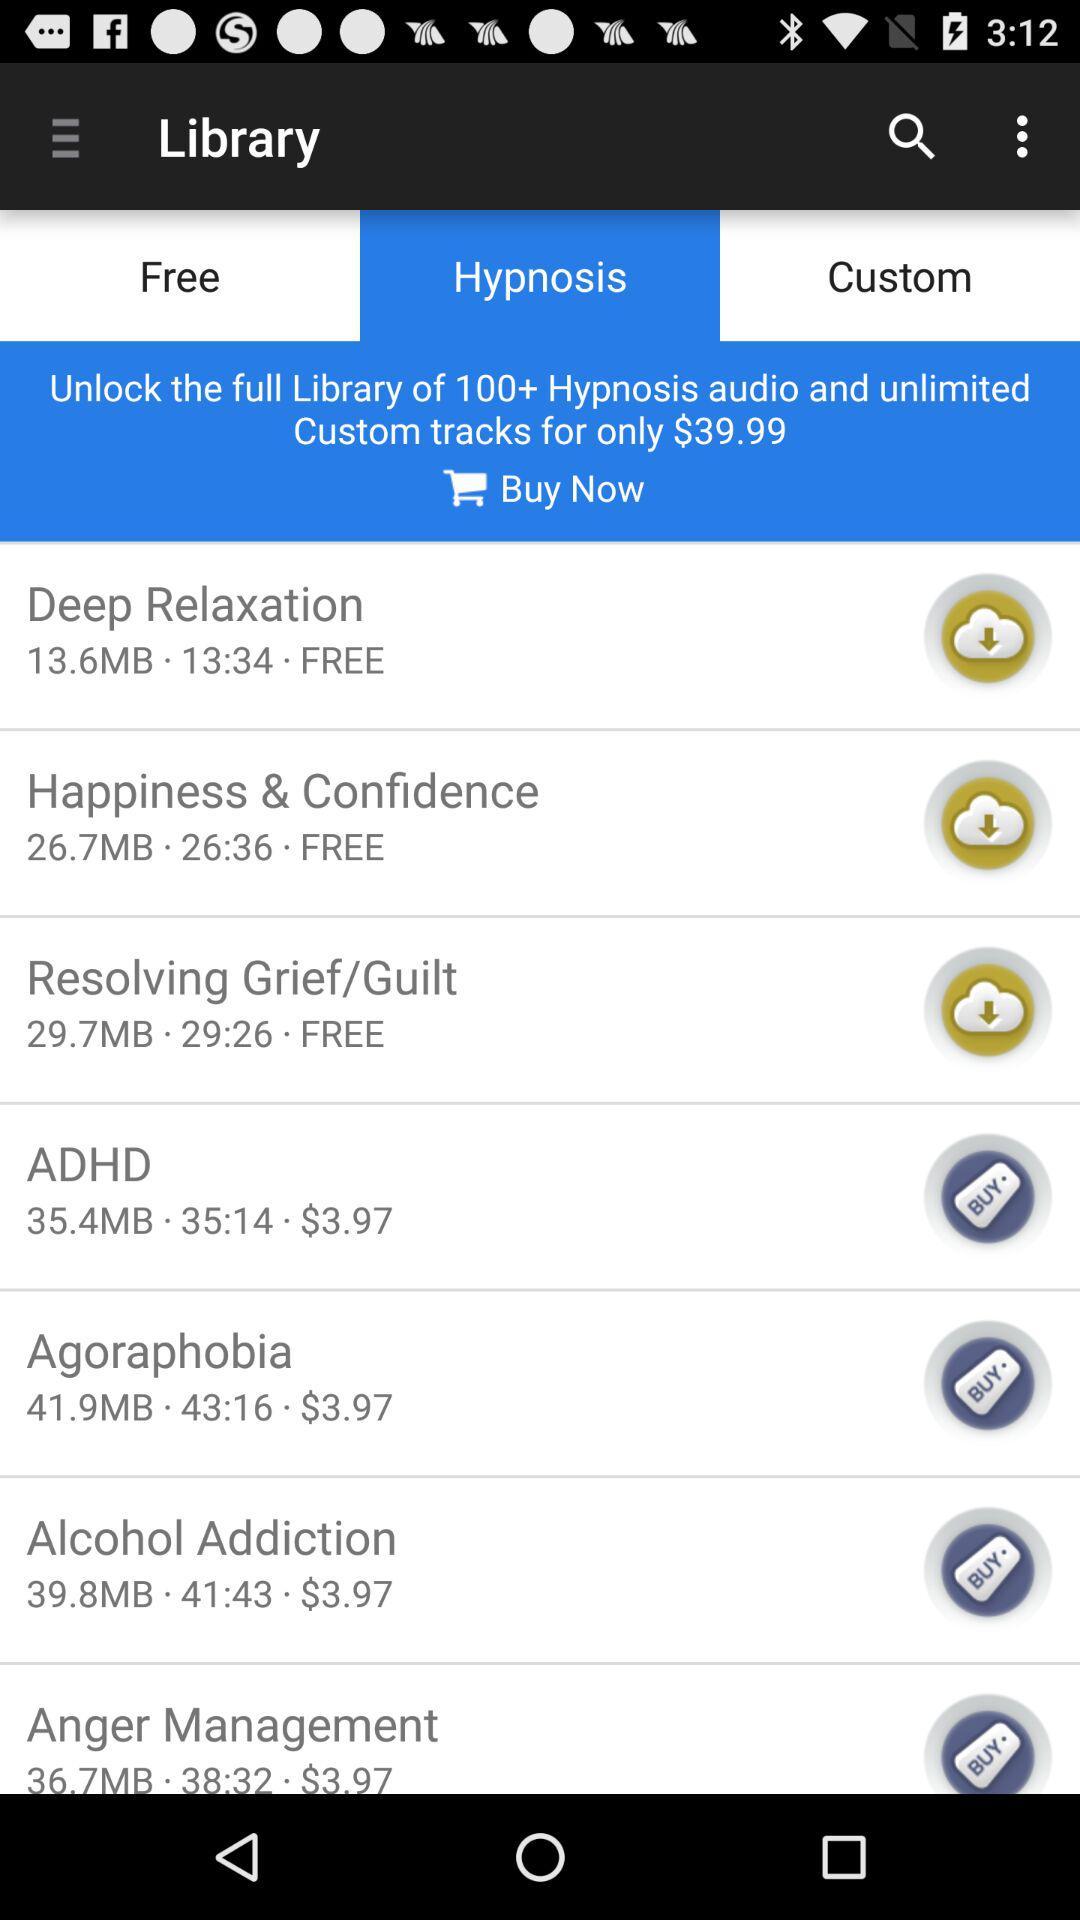 The width and height of the screenshot is (1080, 1920). What do you see at coordinates (461, 976) in the screenshot?
I see `resolving grief/guilt item` at bounding box center [461, 976].